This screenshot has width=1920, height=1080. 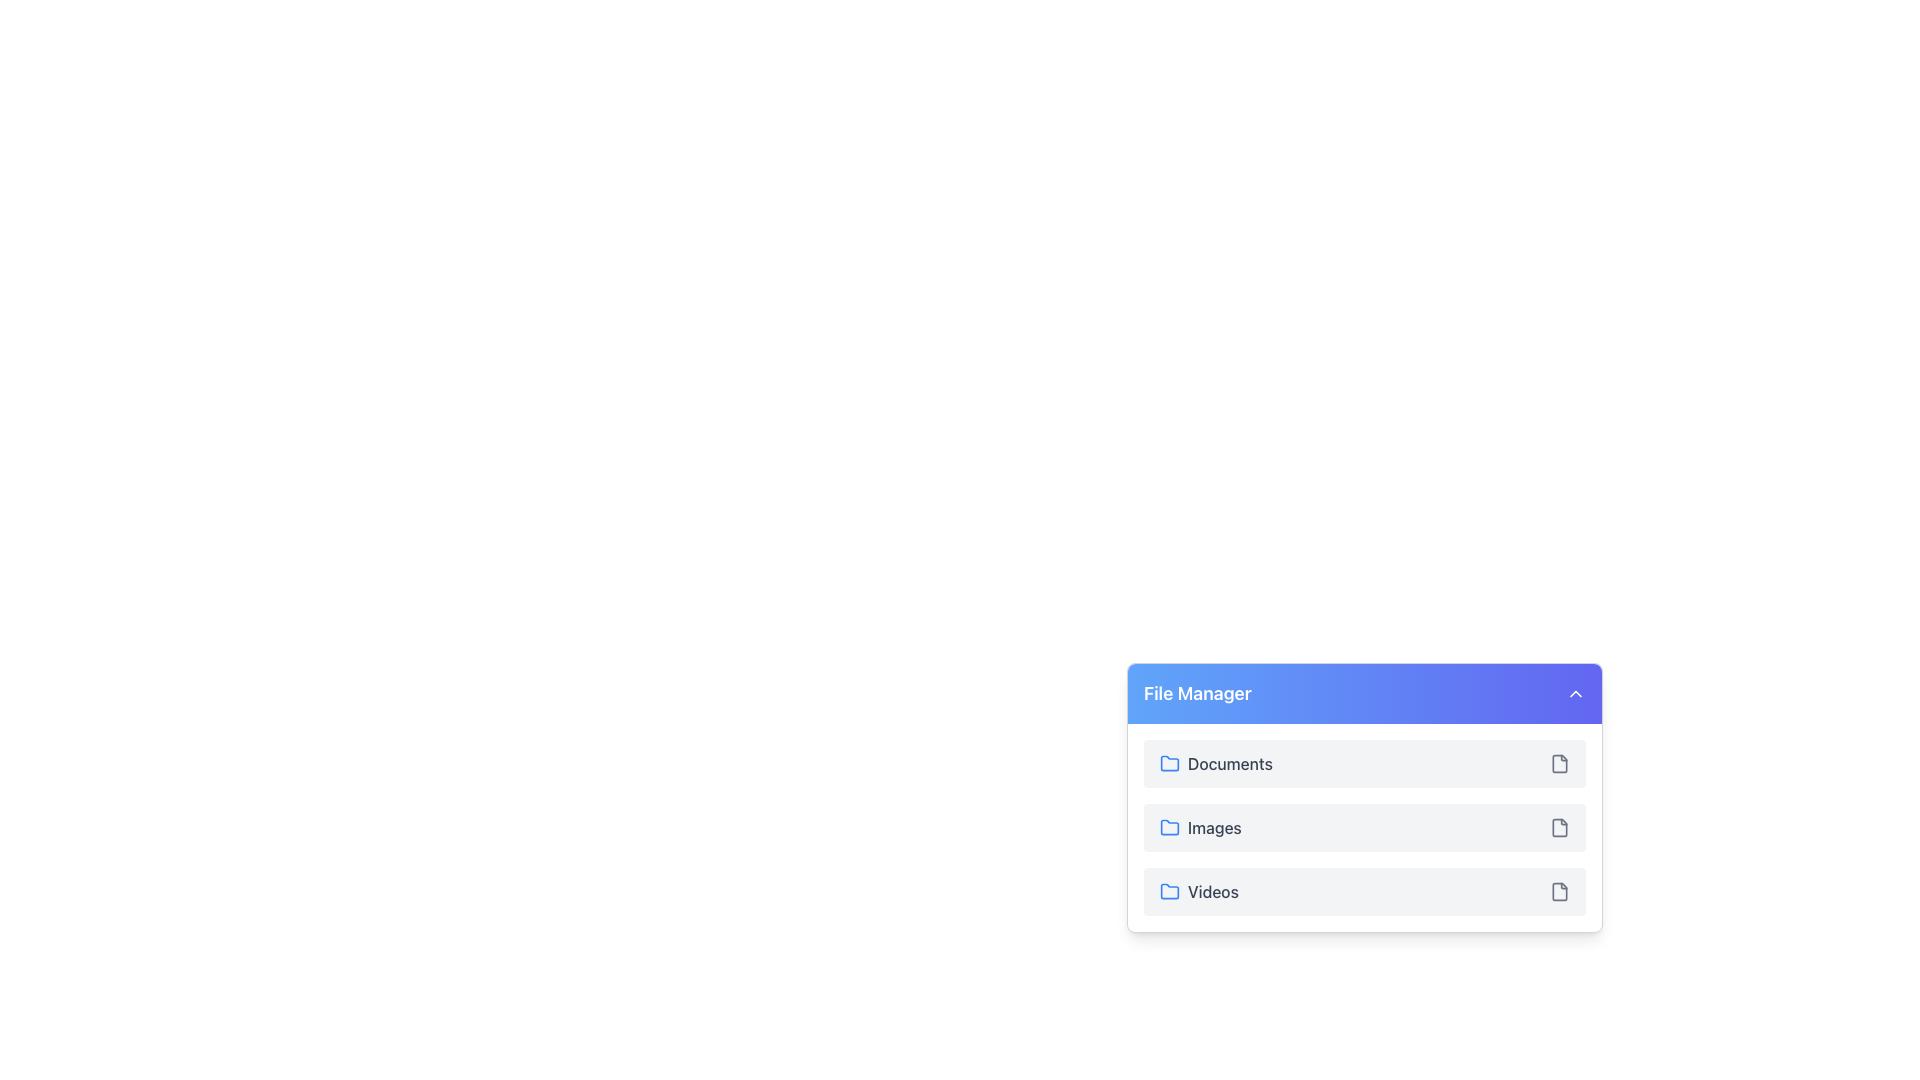 I want to click on the small document icon with a gray outline located at the far right of the 'Images' row, so click(x=1559, y=828).